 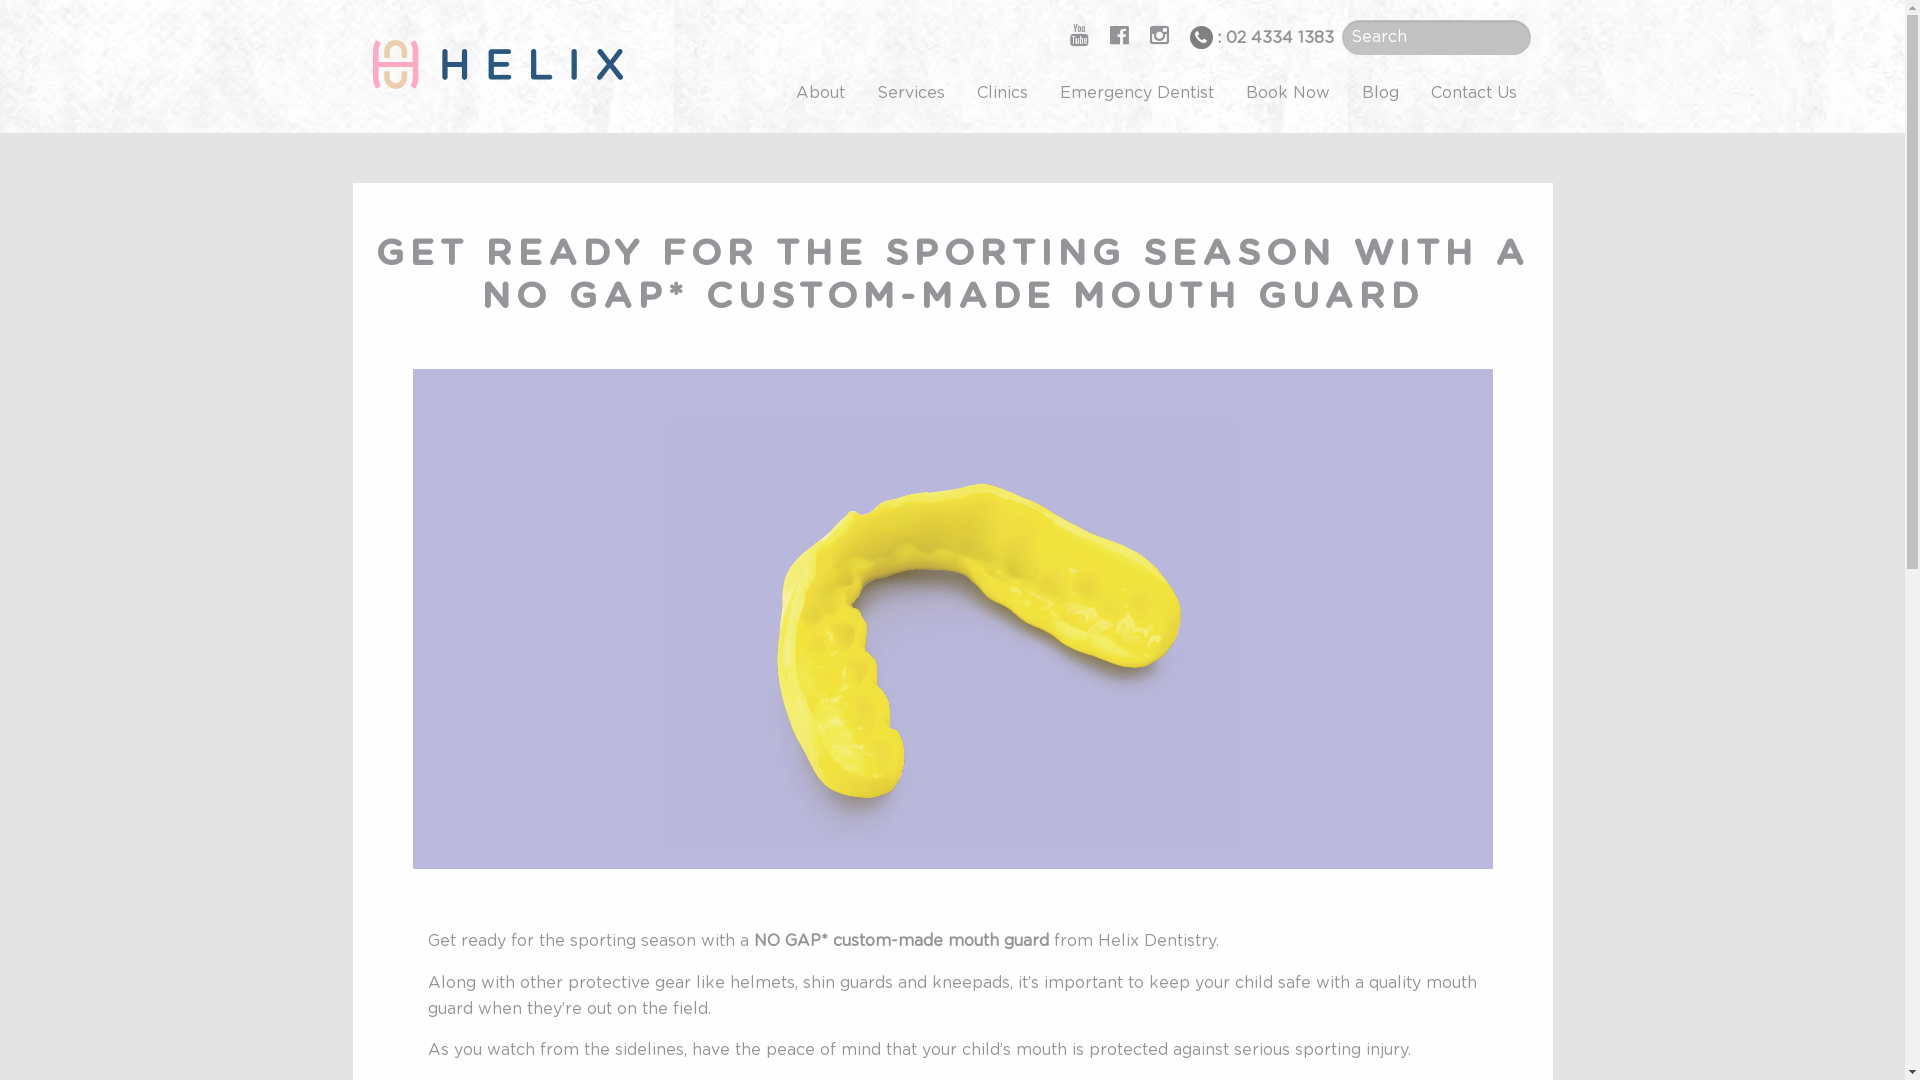 I want to click on 'Blog', so click(x=1345, y=92).